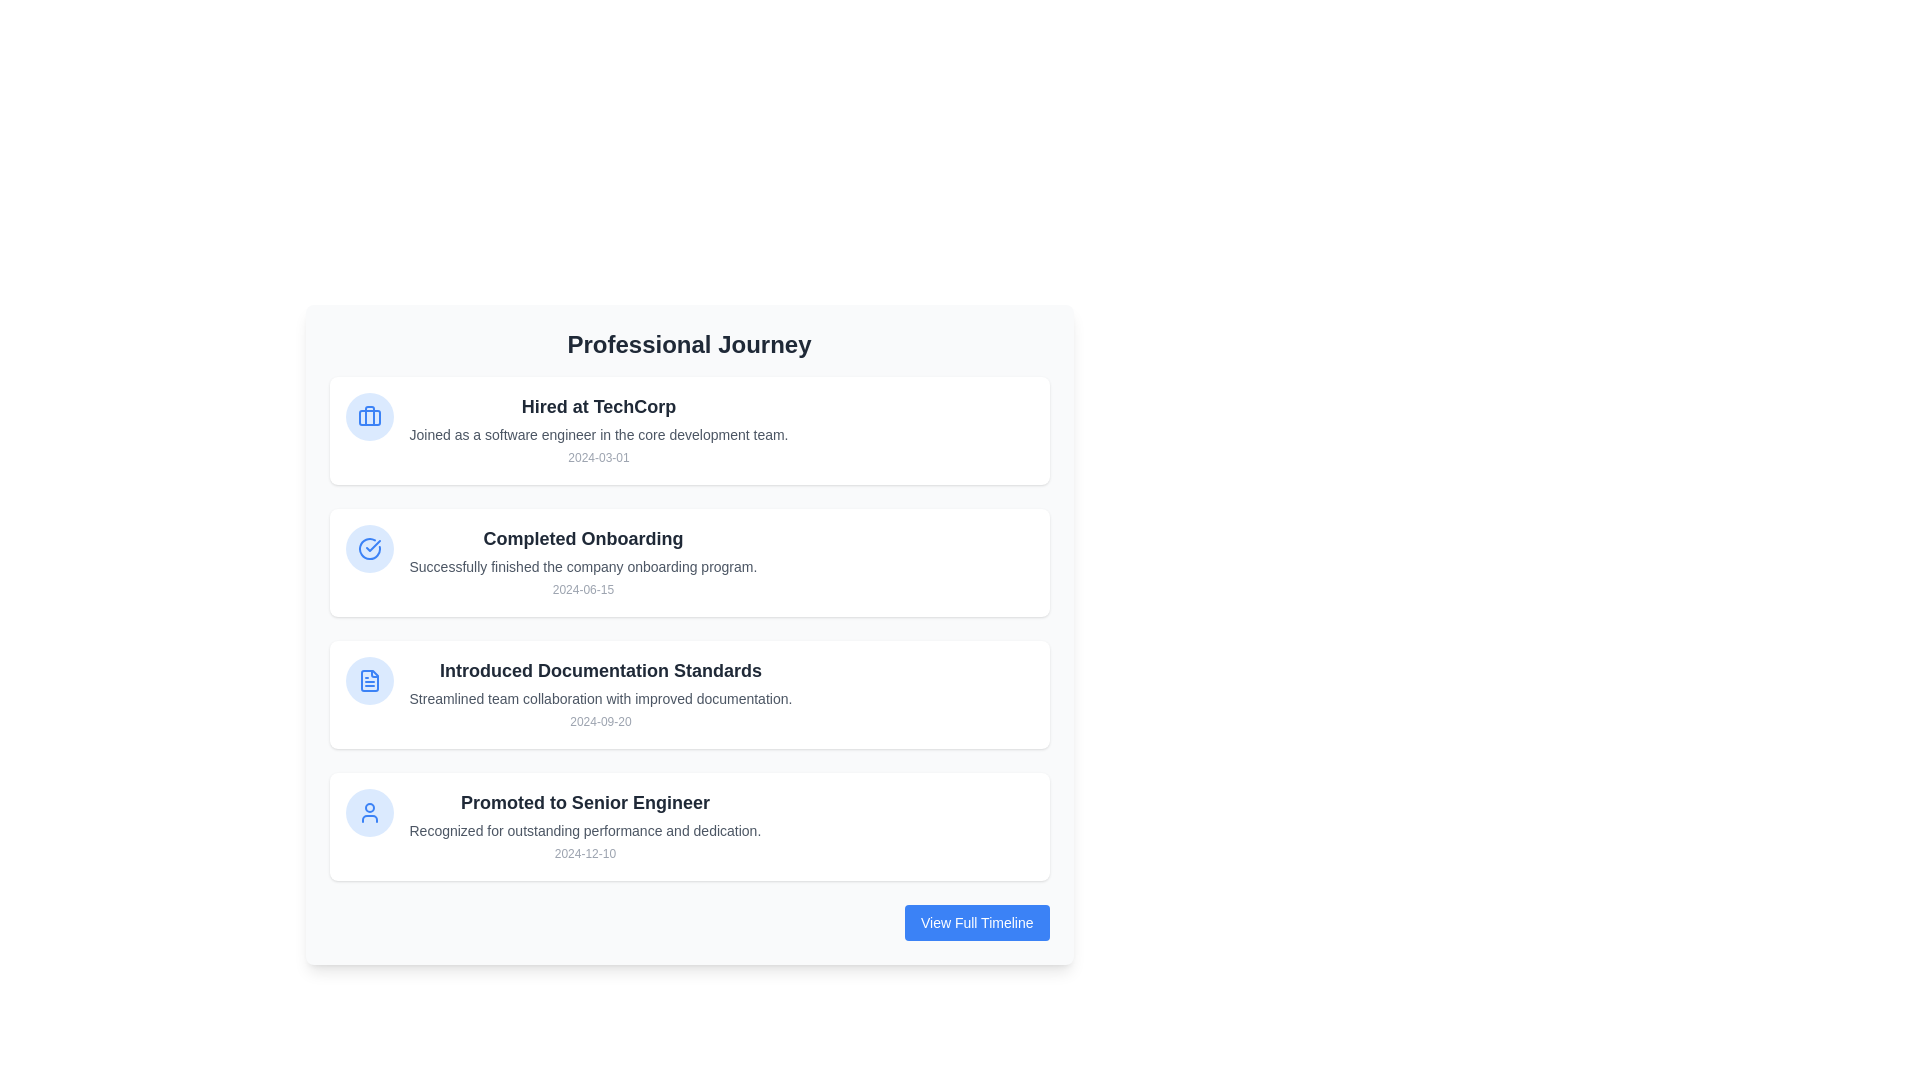 This screenshot has width=1920, height=1080. What do you see at coordinates (598, 406) in the screenshot?
I see `the title header of the first card in the vertical list under the 'Professional Journey' section, which provides a summary of the event` at bounding box center [598, 406].